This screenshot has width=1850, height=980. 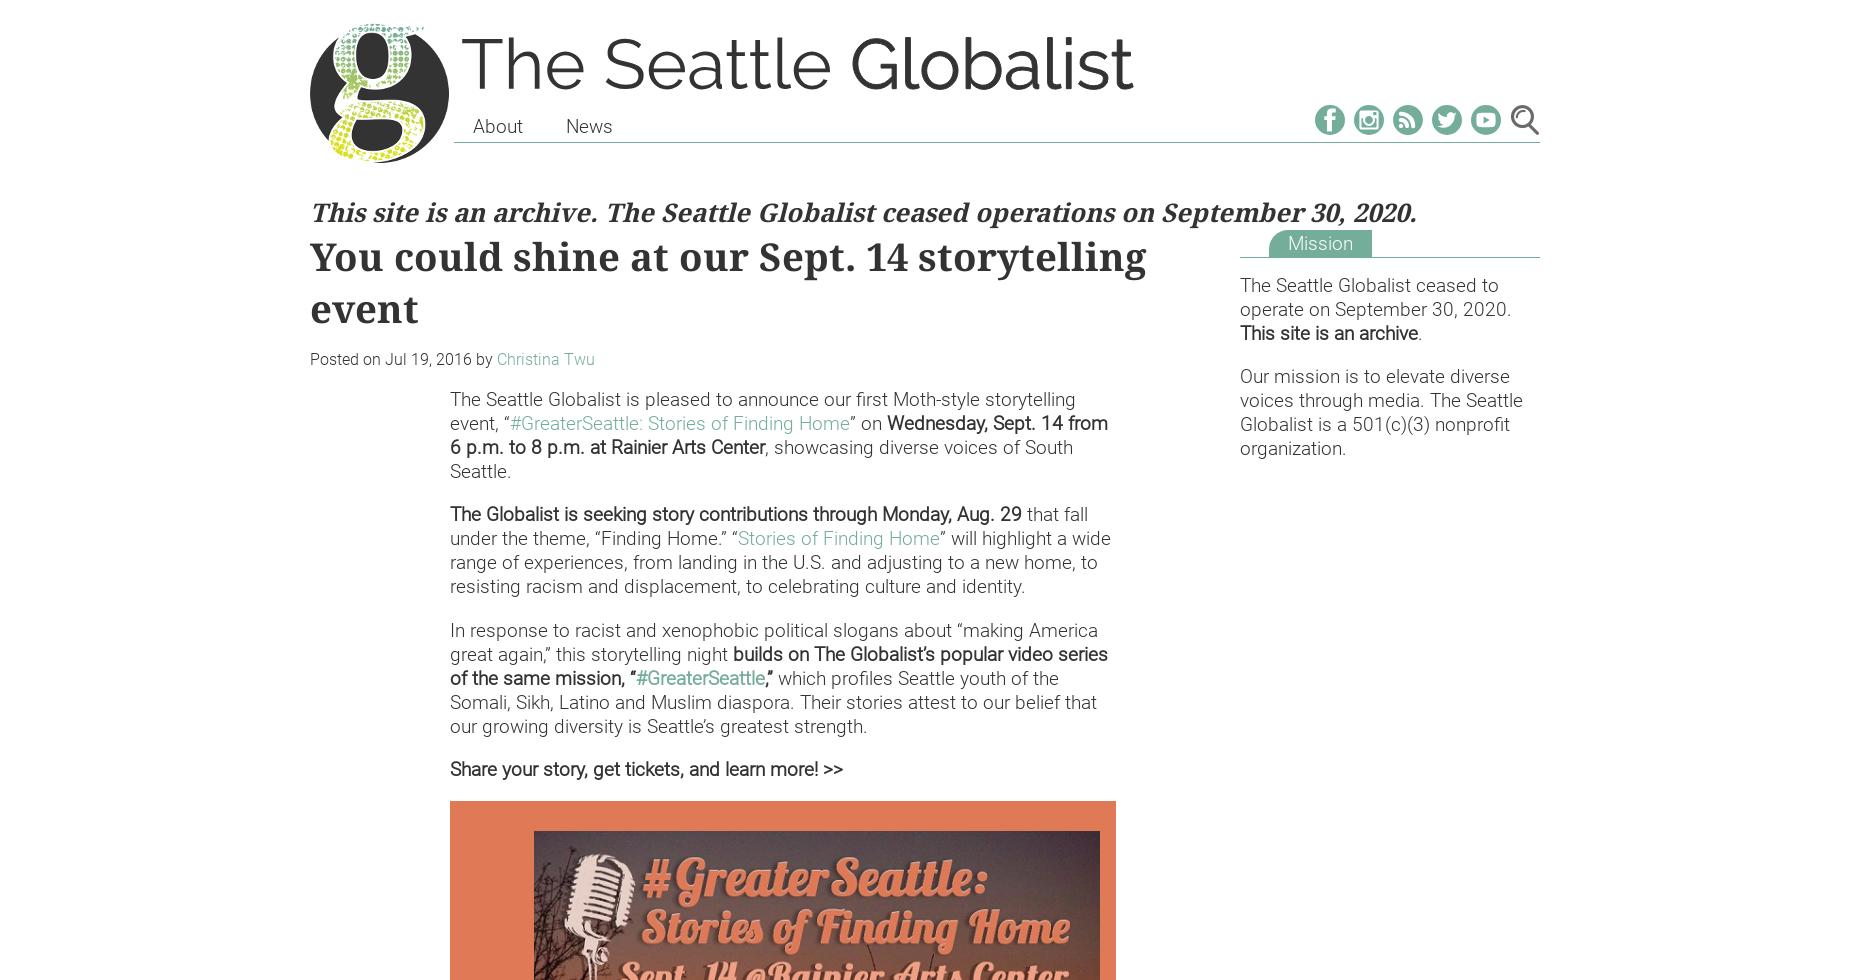 I want to click on 'Christina Twu', so click(x=545, y=359).